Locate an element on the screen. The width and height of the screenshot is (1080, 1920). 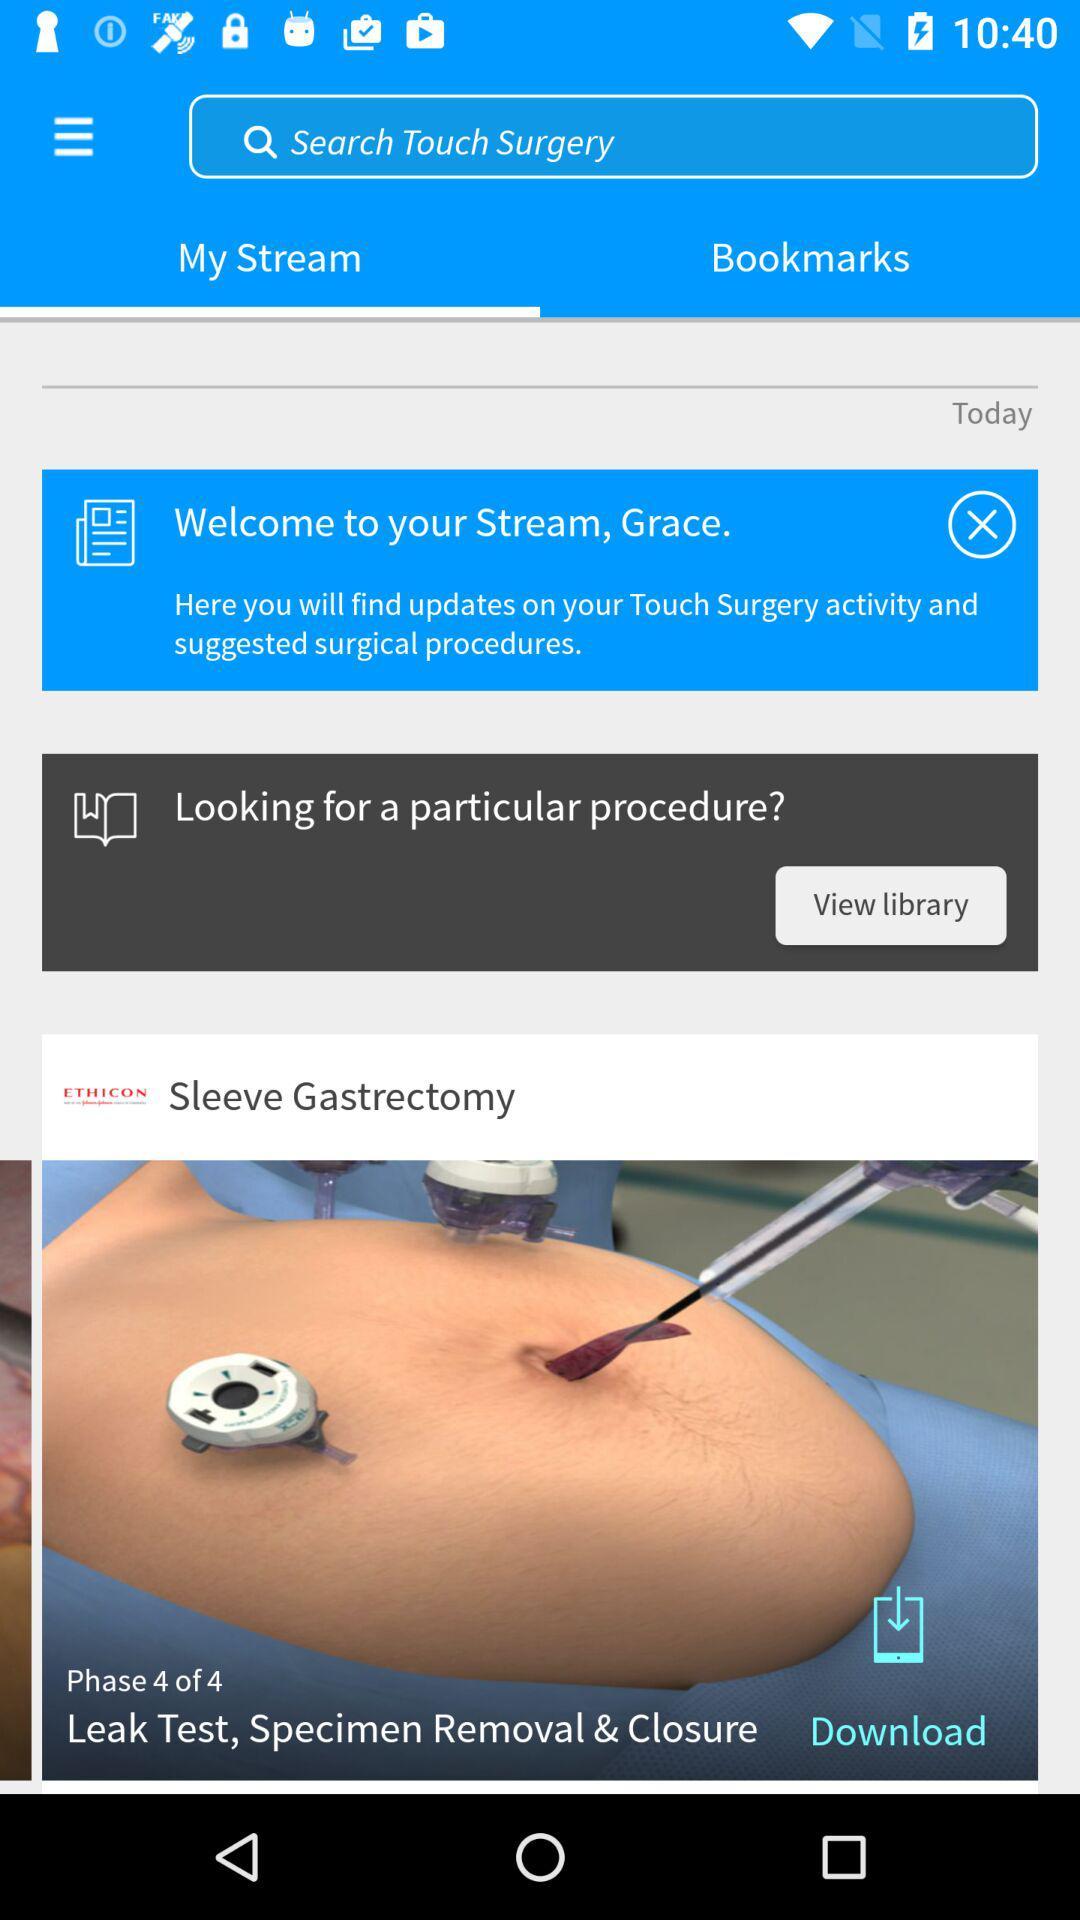
remove message from my stream is located at coordinates (981, 524).